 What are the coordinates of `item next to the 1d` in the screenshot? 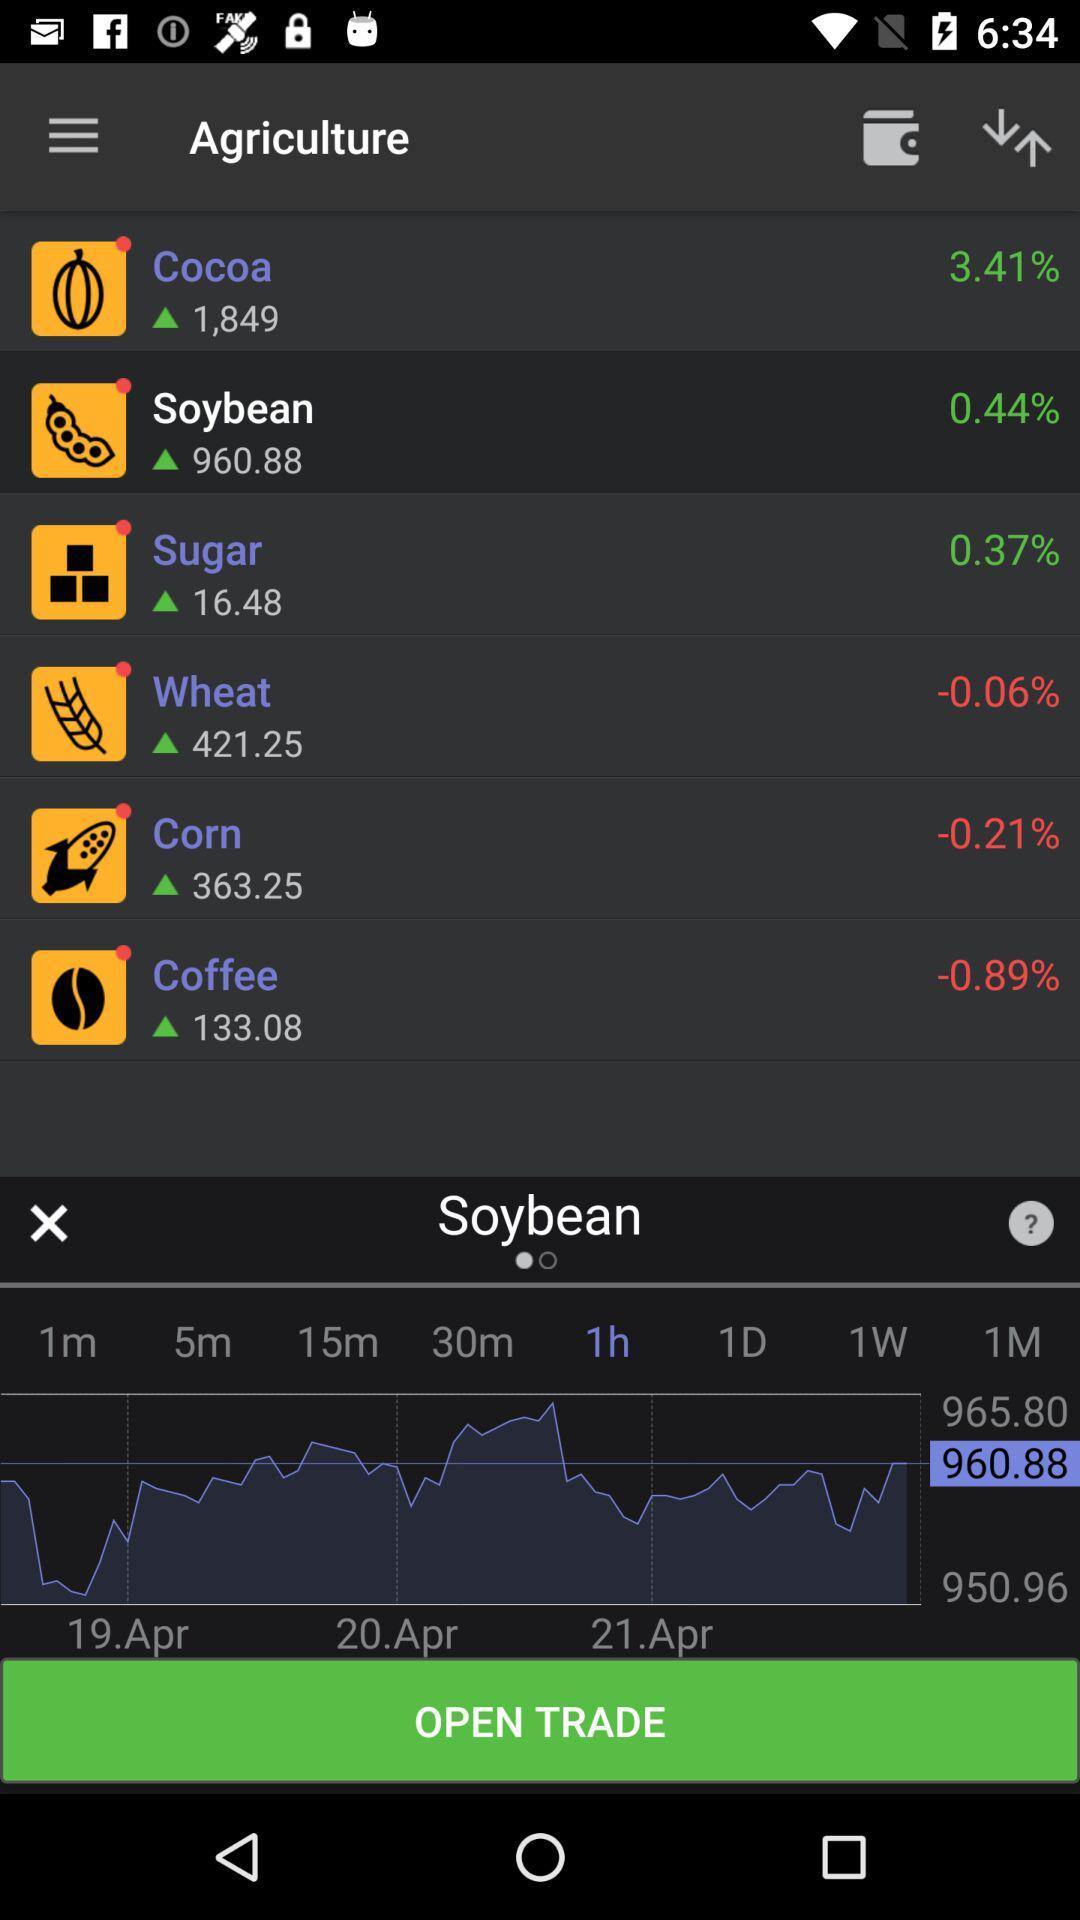 It's located at (876, 1340).